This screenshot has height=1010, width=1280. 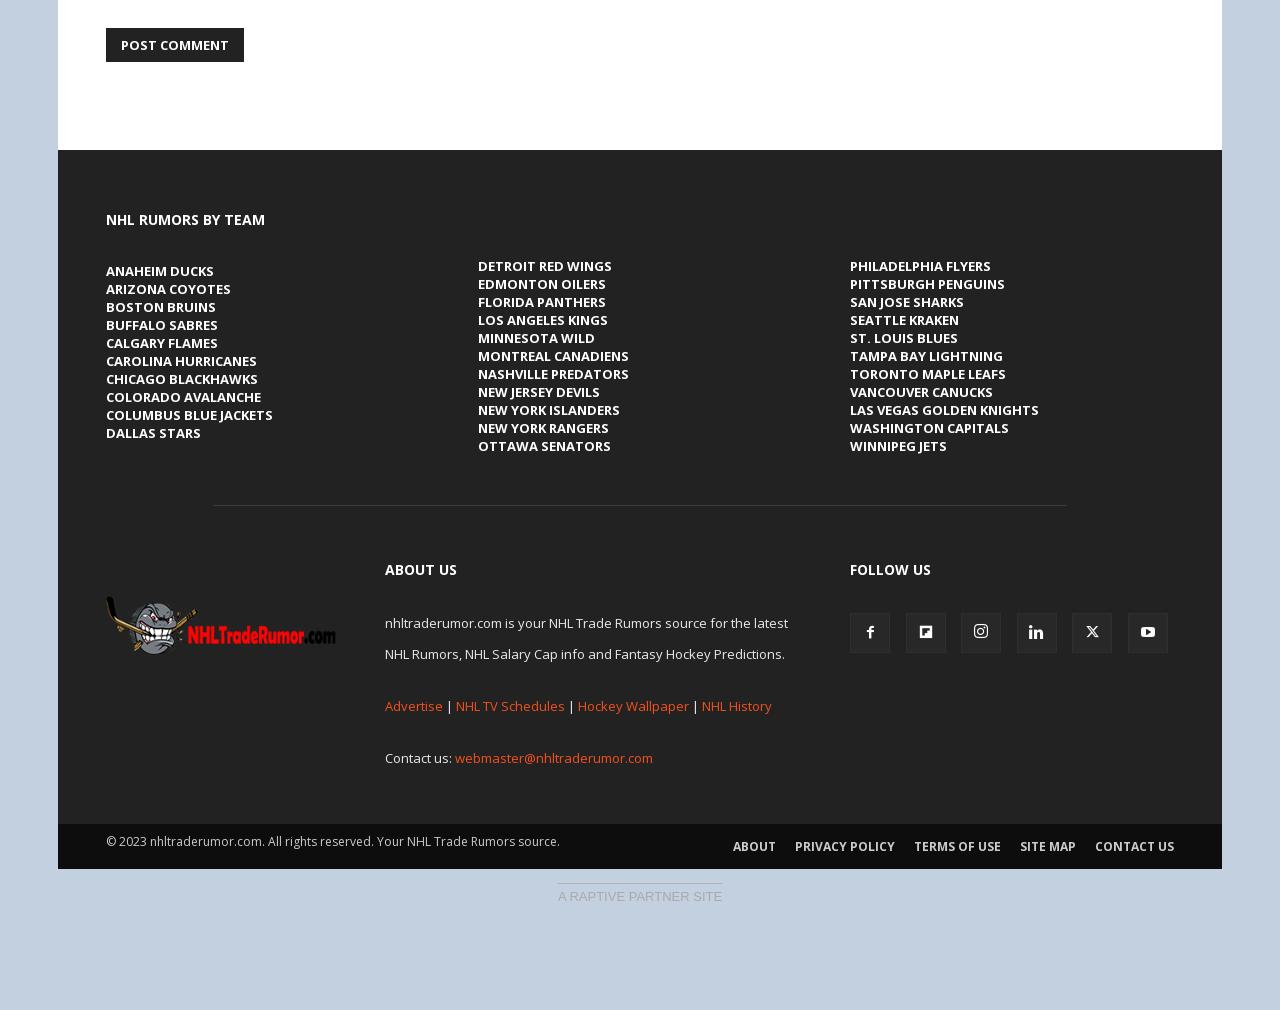 I want to click on 'NHL Rumors by Team', so click(x=185, y=217).